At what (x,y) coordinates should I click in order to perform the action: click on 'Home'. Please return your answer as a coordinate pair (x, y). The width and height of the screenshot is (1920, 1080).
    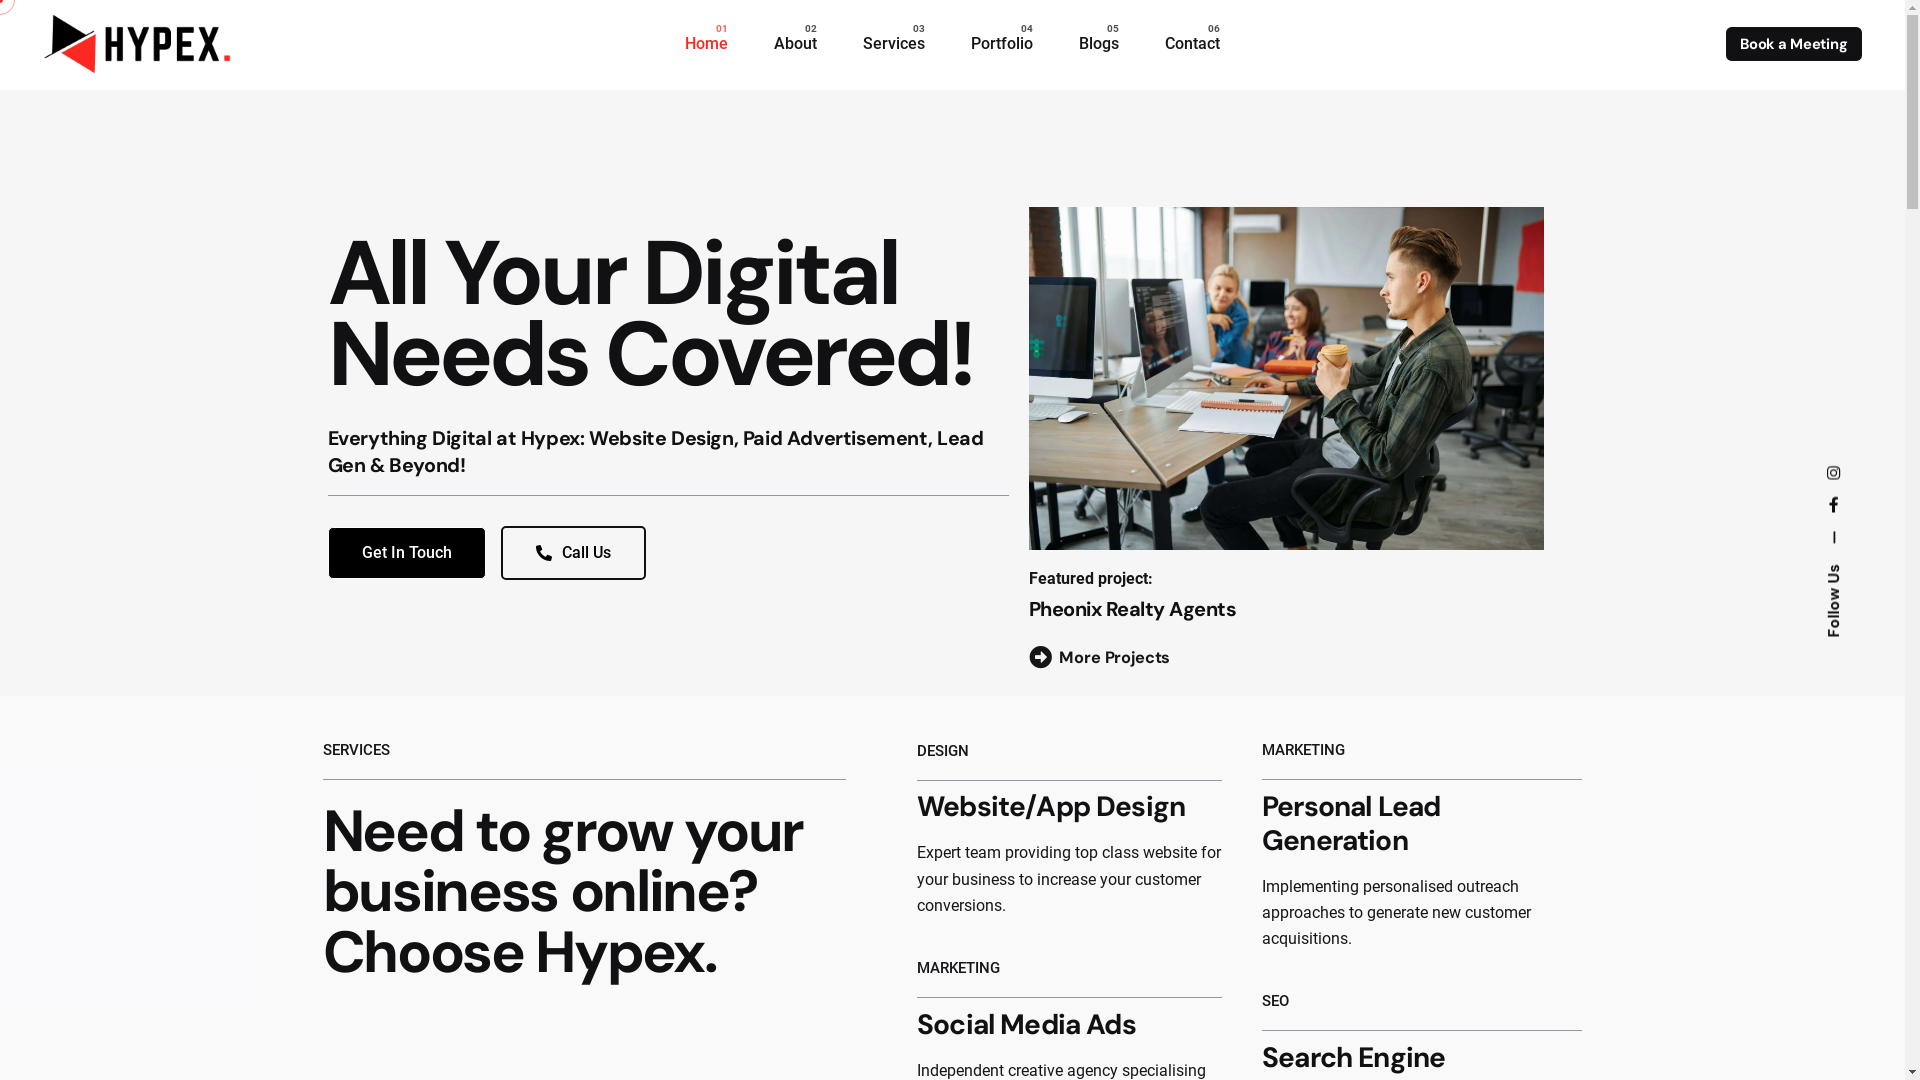
    Looking at the image, I should click on (706, 43).